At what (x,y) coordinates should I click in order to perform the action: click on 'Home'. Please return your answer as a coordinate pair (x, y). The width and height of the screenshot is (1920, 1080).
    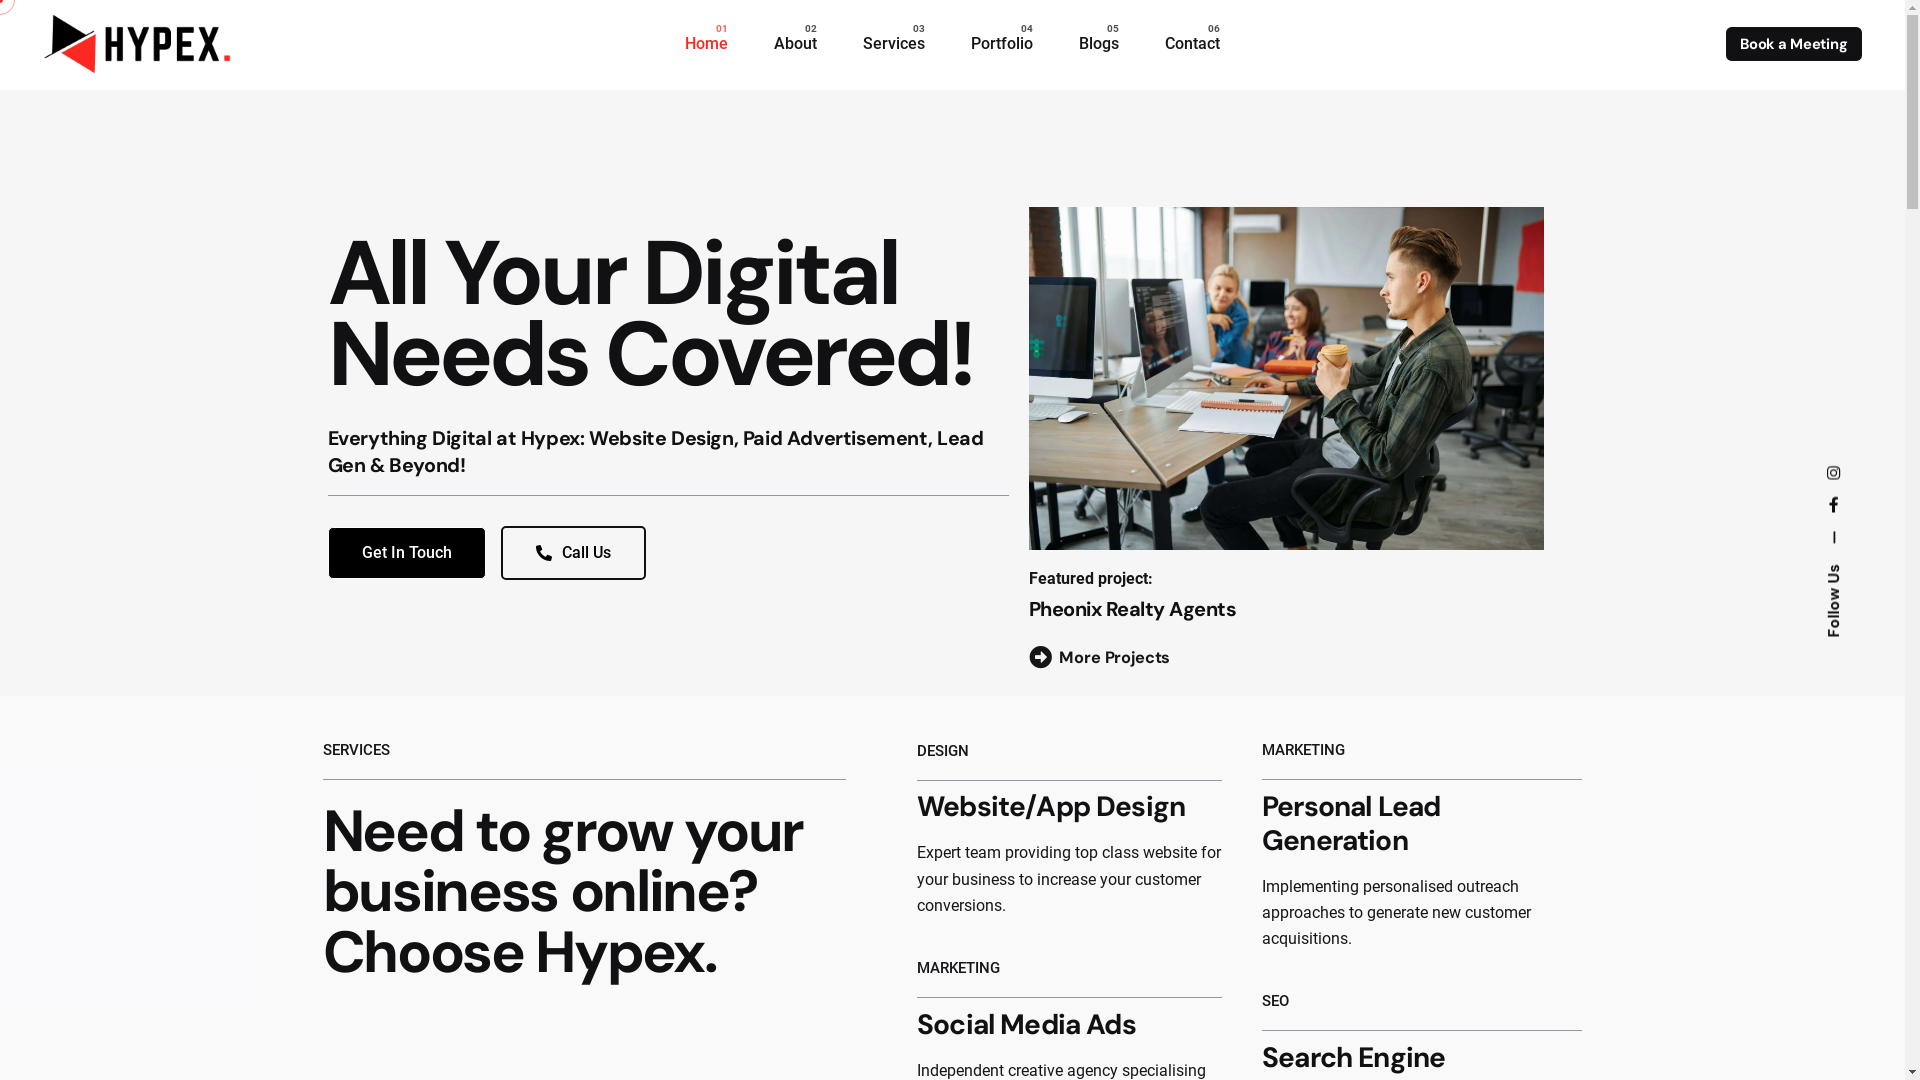
    Looking at the image, I should click on (706, 43).